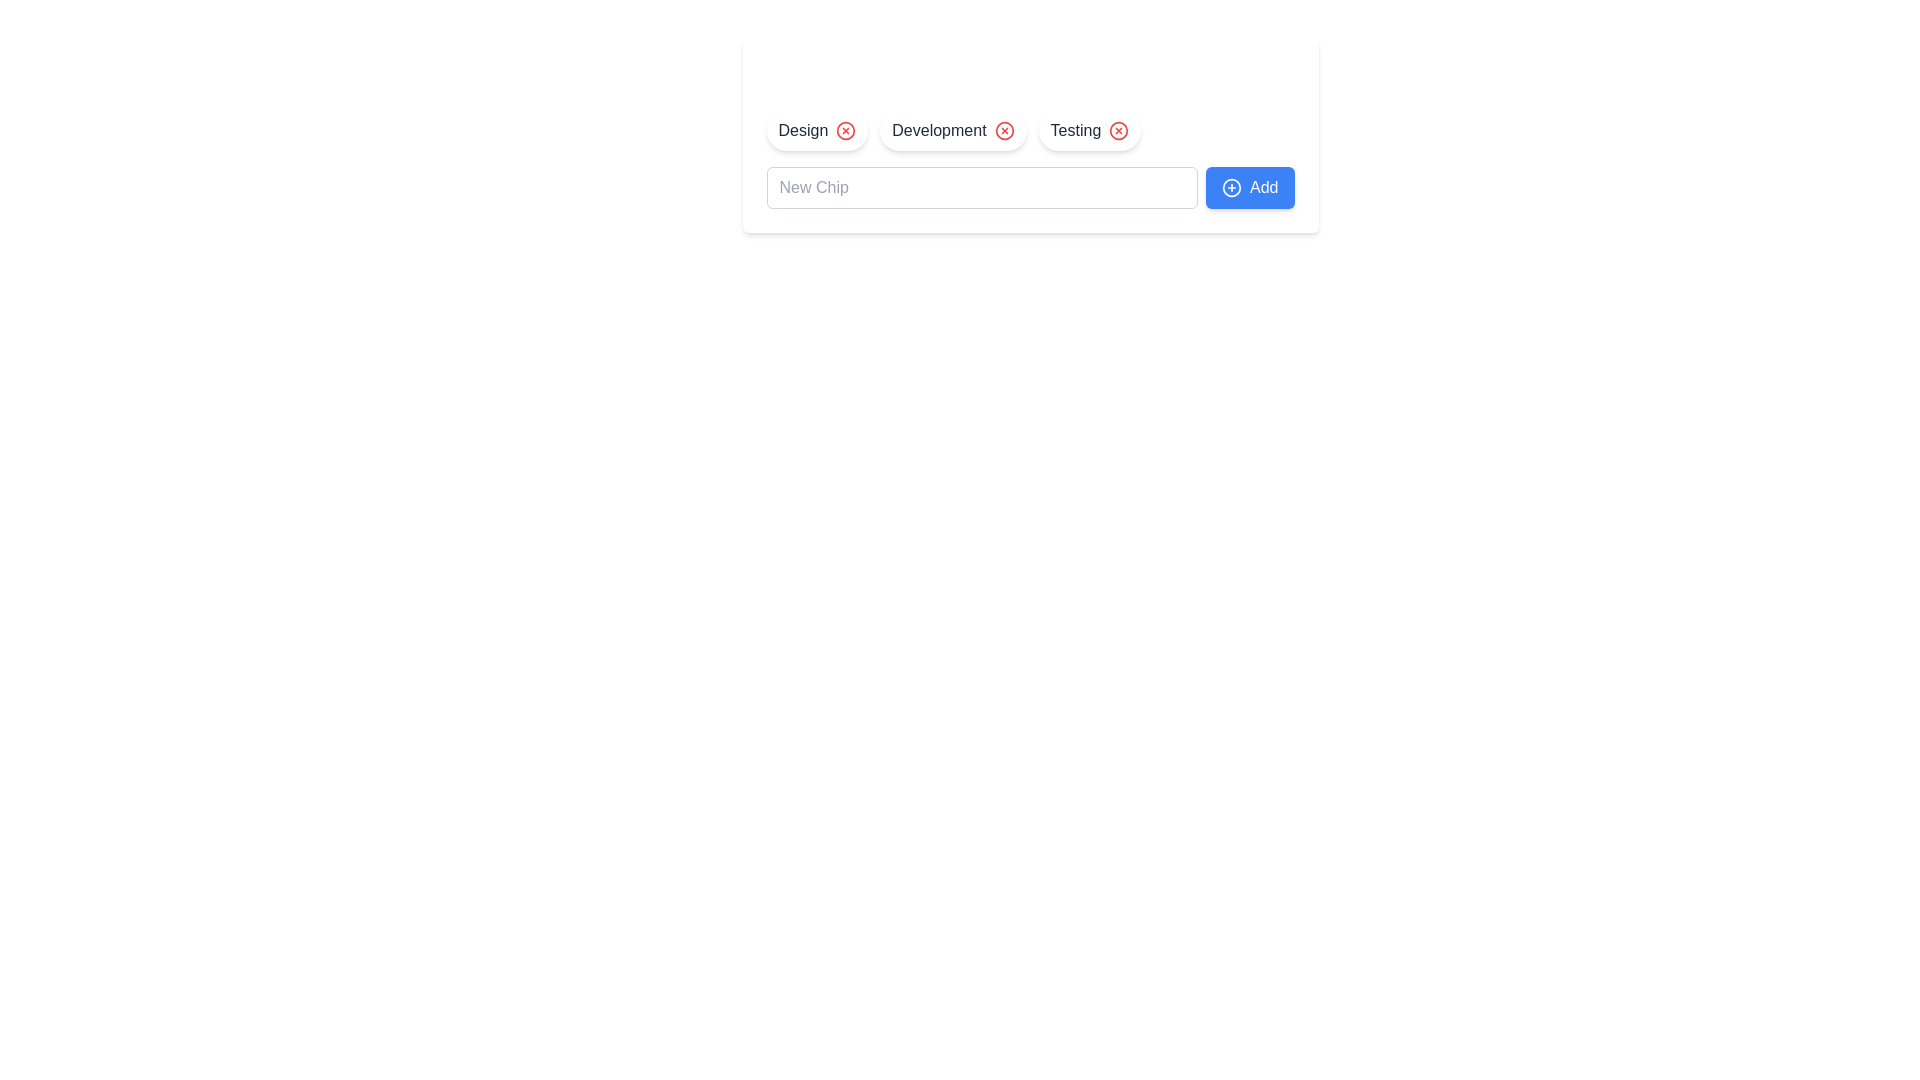 The image size is (1920, 1080). Describe the element at coordinates (982, 188) in the screenshot. I see `the input field and type the desired text` at that location.